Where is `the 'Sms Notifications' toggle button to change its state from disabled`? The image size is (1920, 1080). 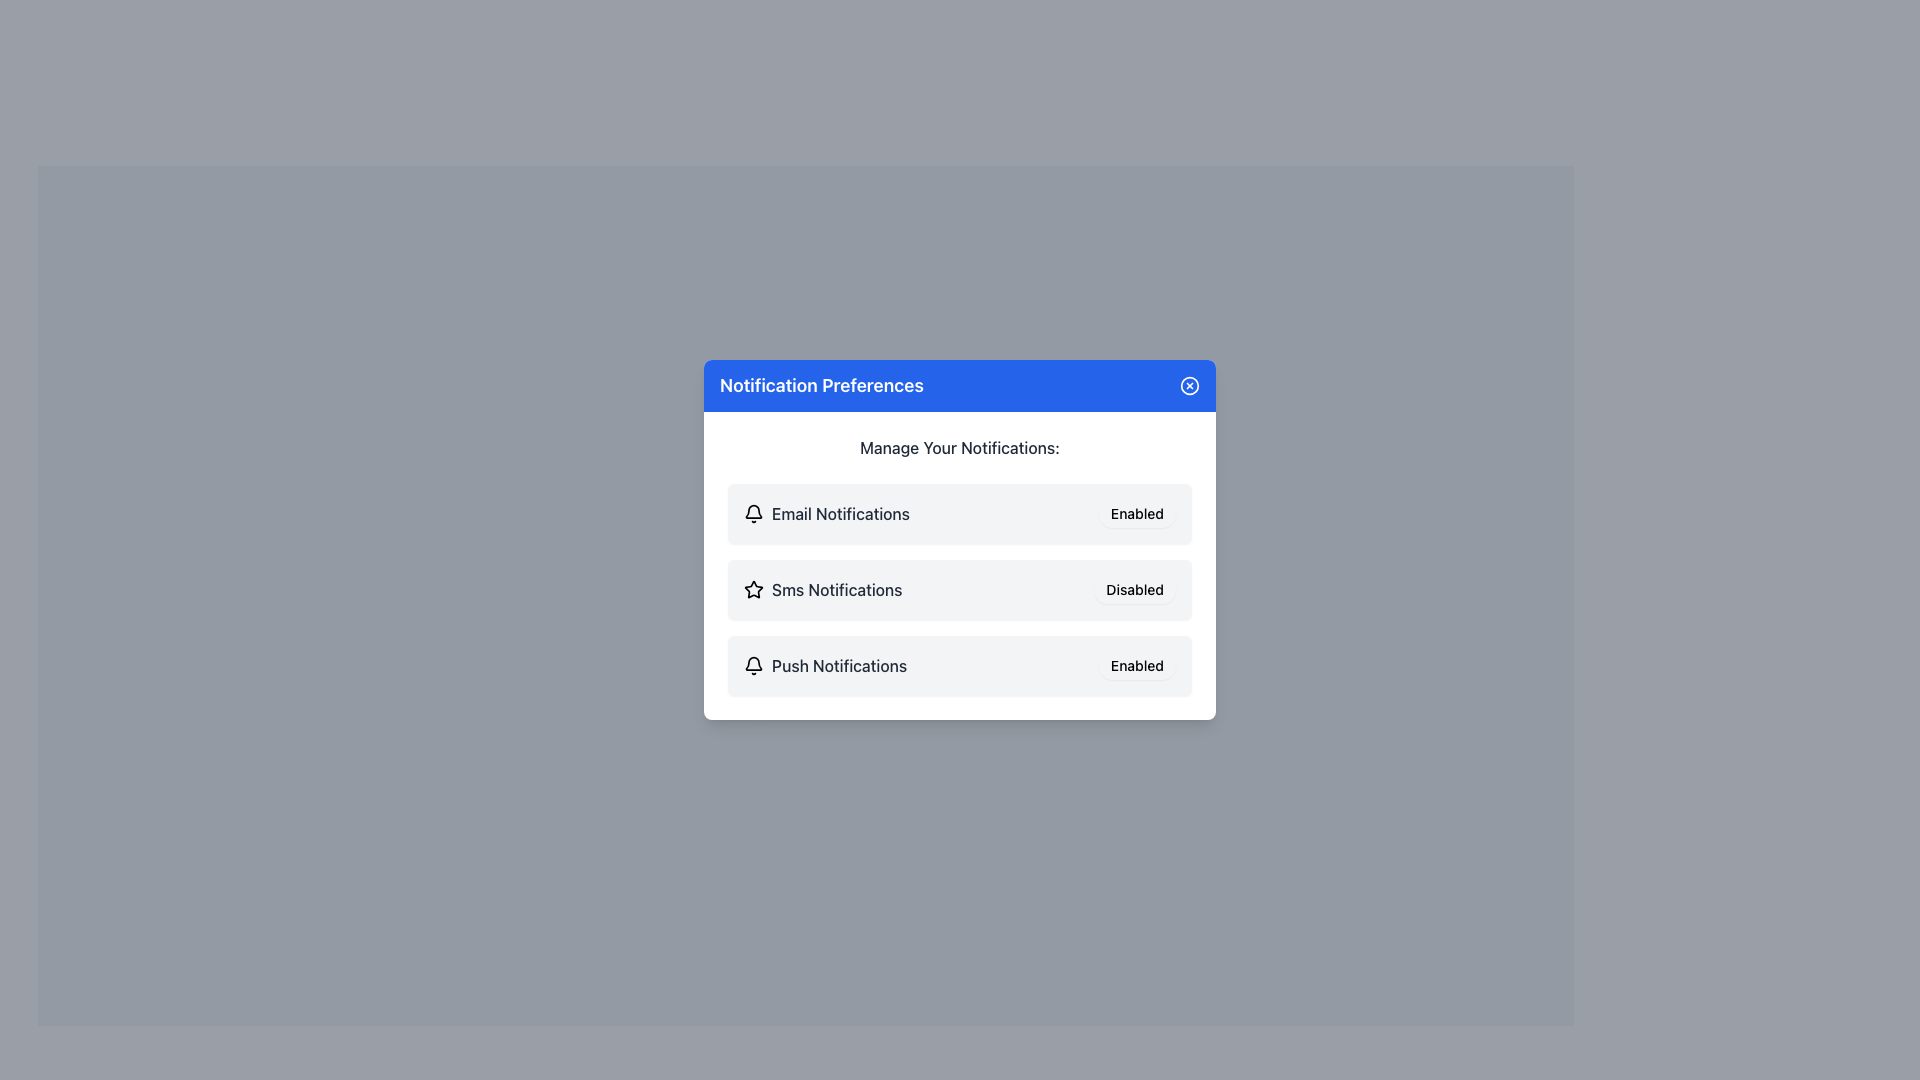
the 'Sms Notifications' toggle button to change its state from disabled is located at coordinates (1135, 589).